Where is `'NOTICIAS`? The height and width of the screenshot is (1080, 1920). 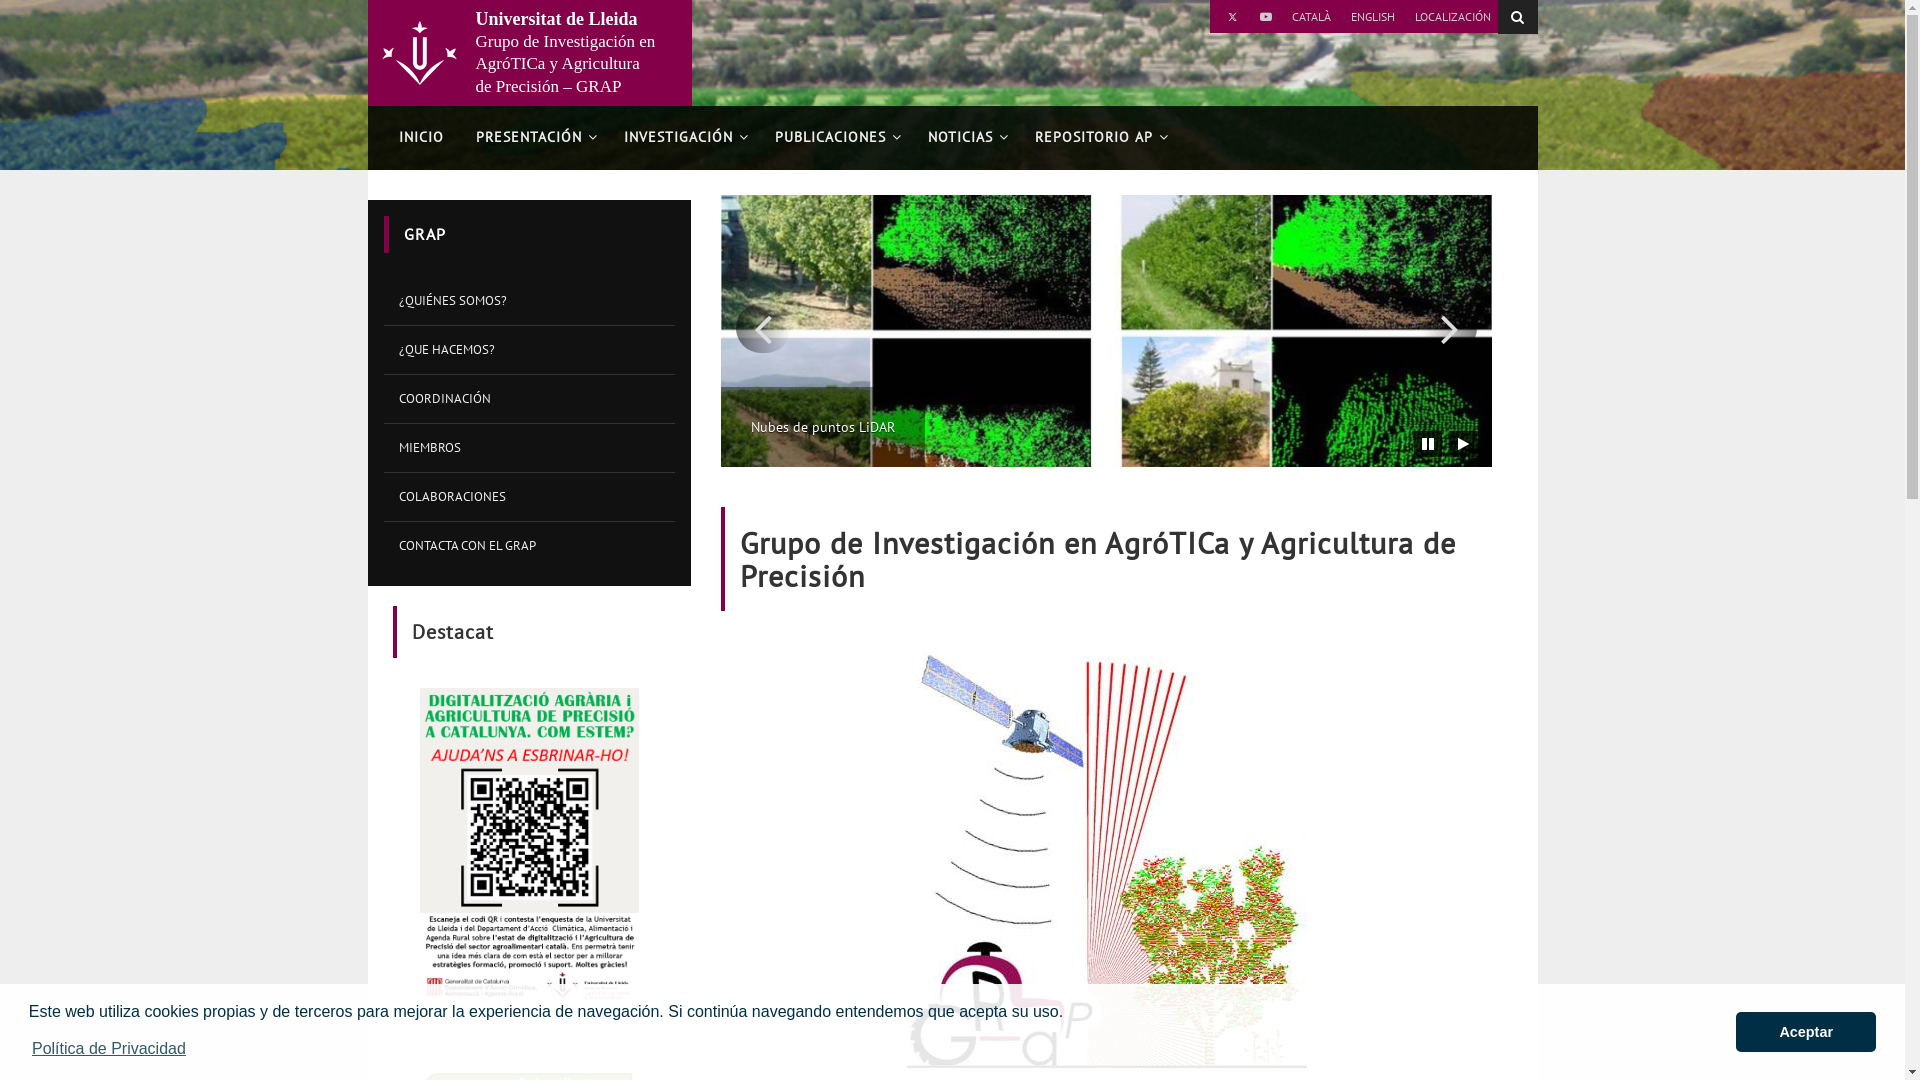 'NOTICIAS is located at coordinates (965, 137).